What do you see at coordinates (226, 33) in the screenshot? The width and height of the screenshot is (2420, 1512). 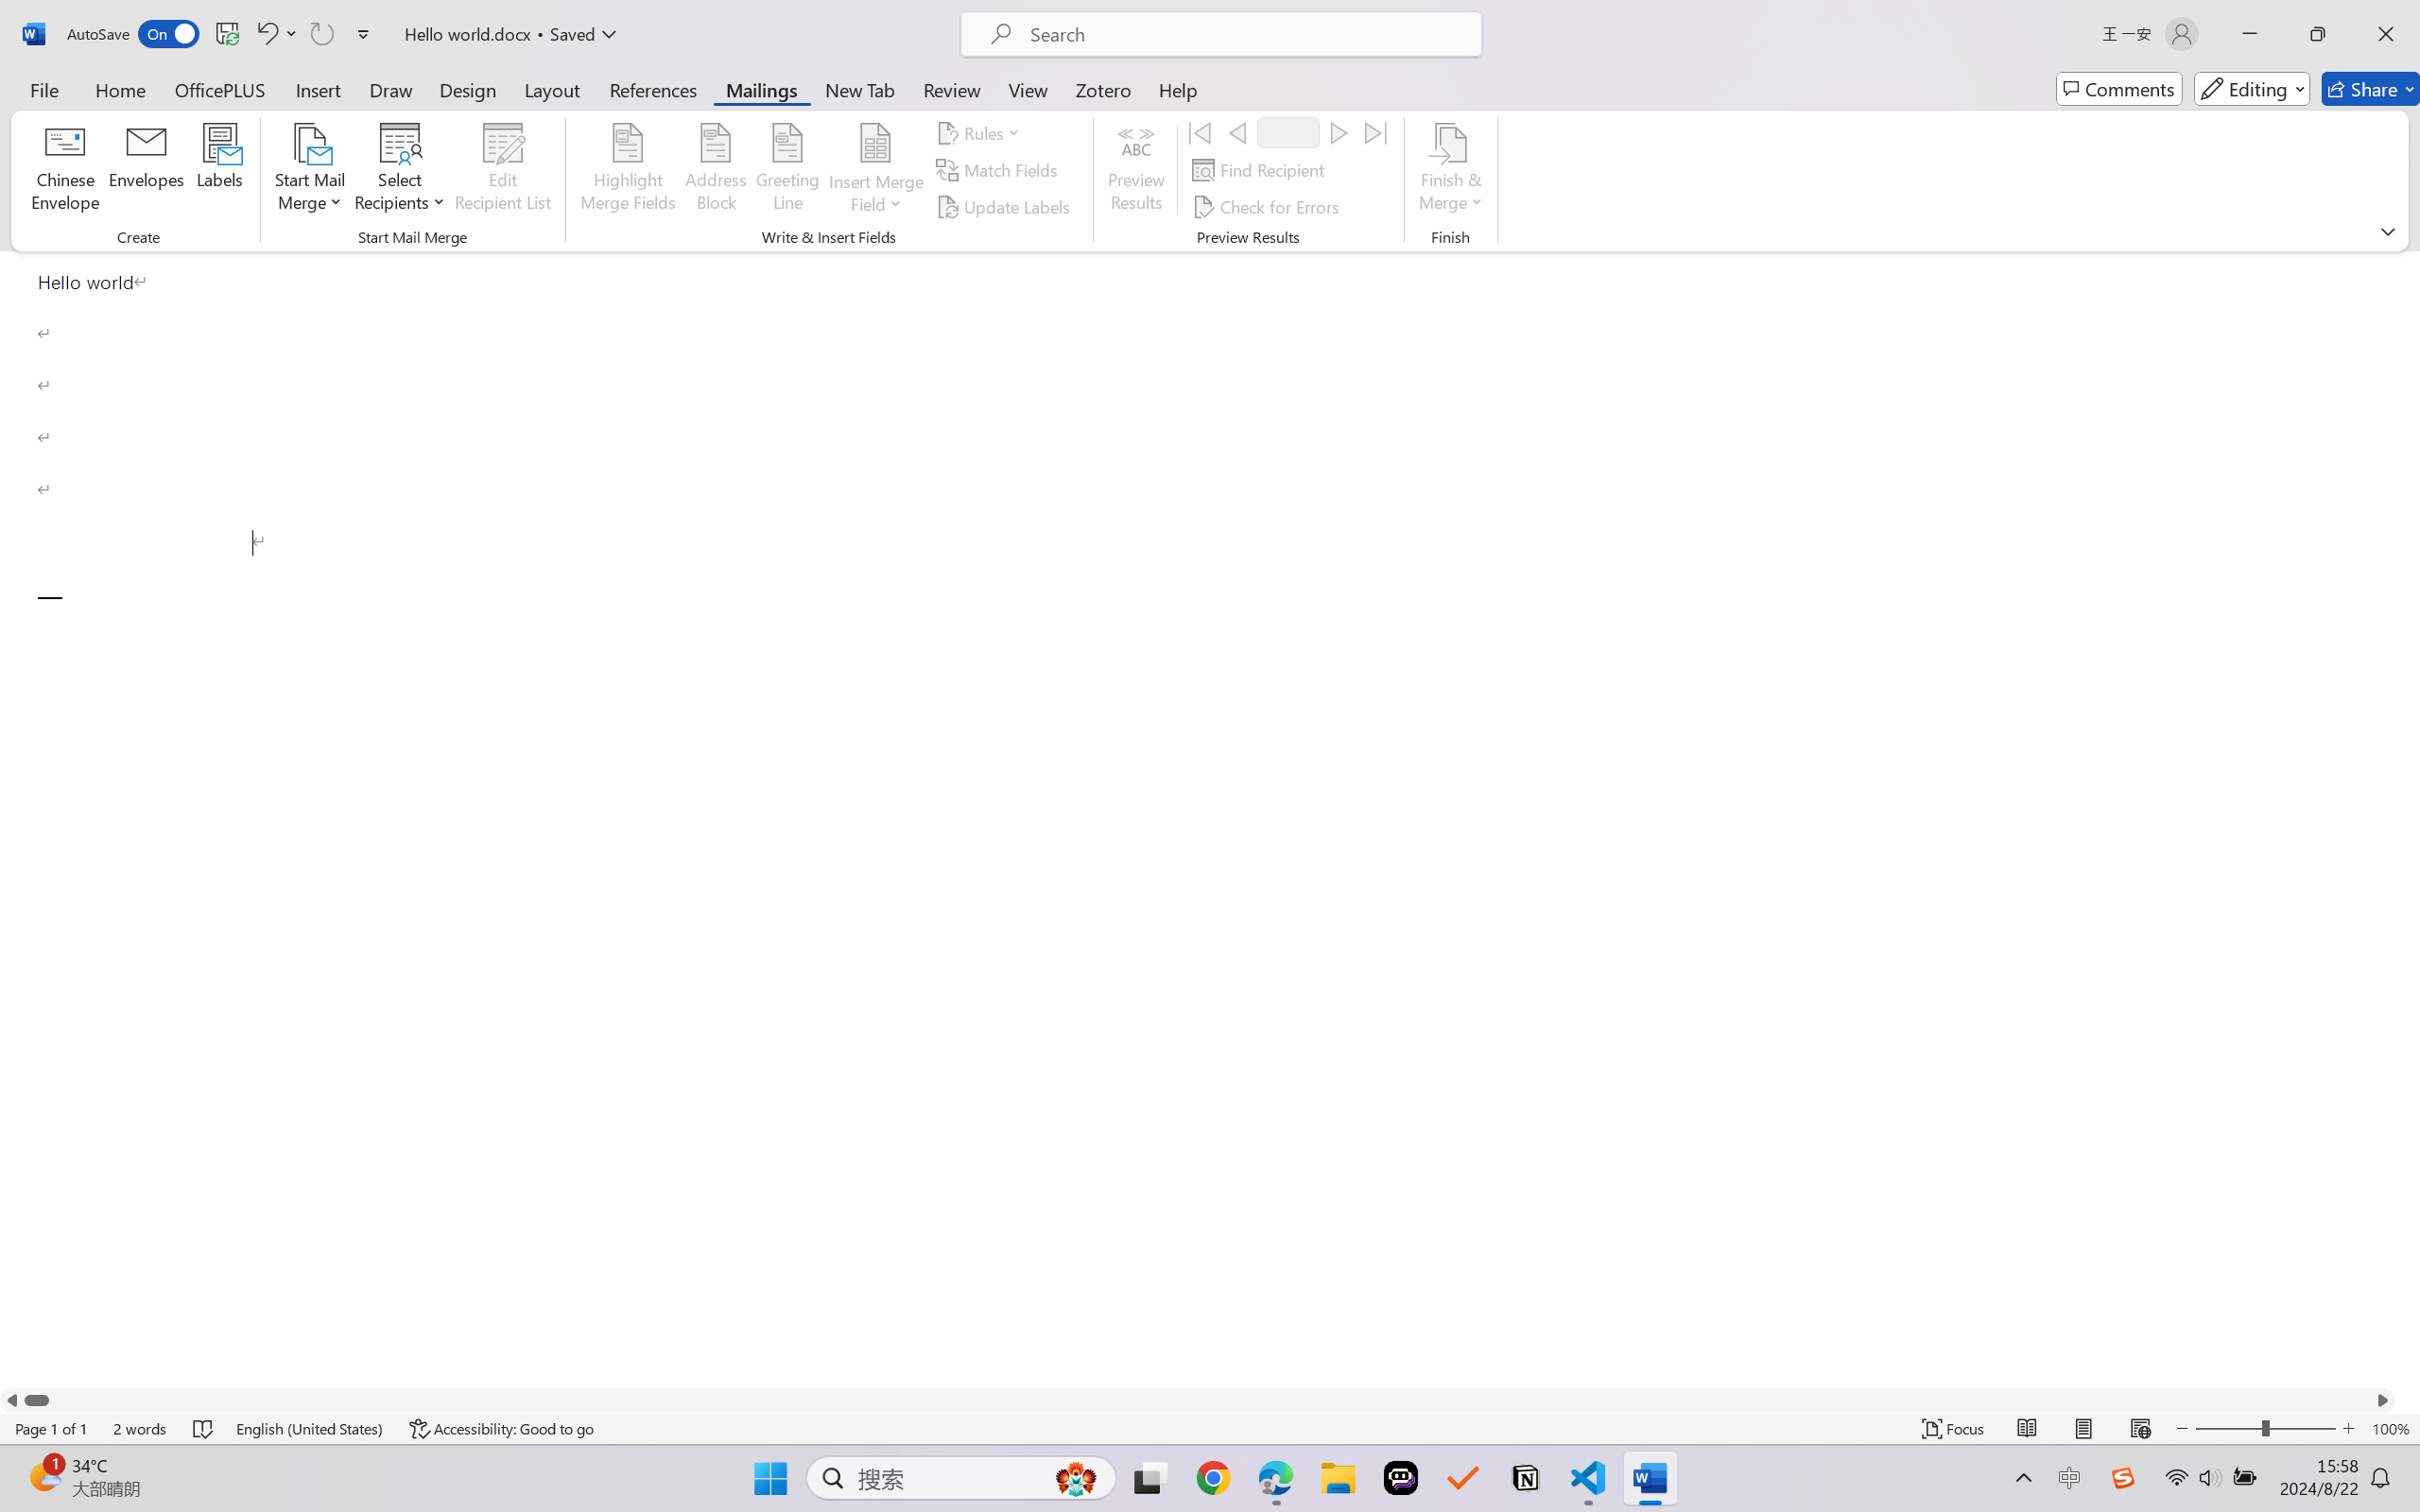 I see `'Save'` at bounding box center [226, 33].